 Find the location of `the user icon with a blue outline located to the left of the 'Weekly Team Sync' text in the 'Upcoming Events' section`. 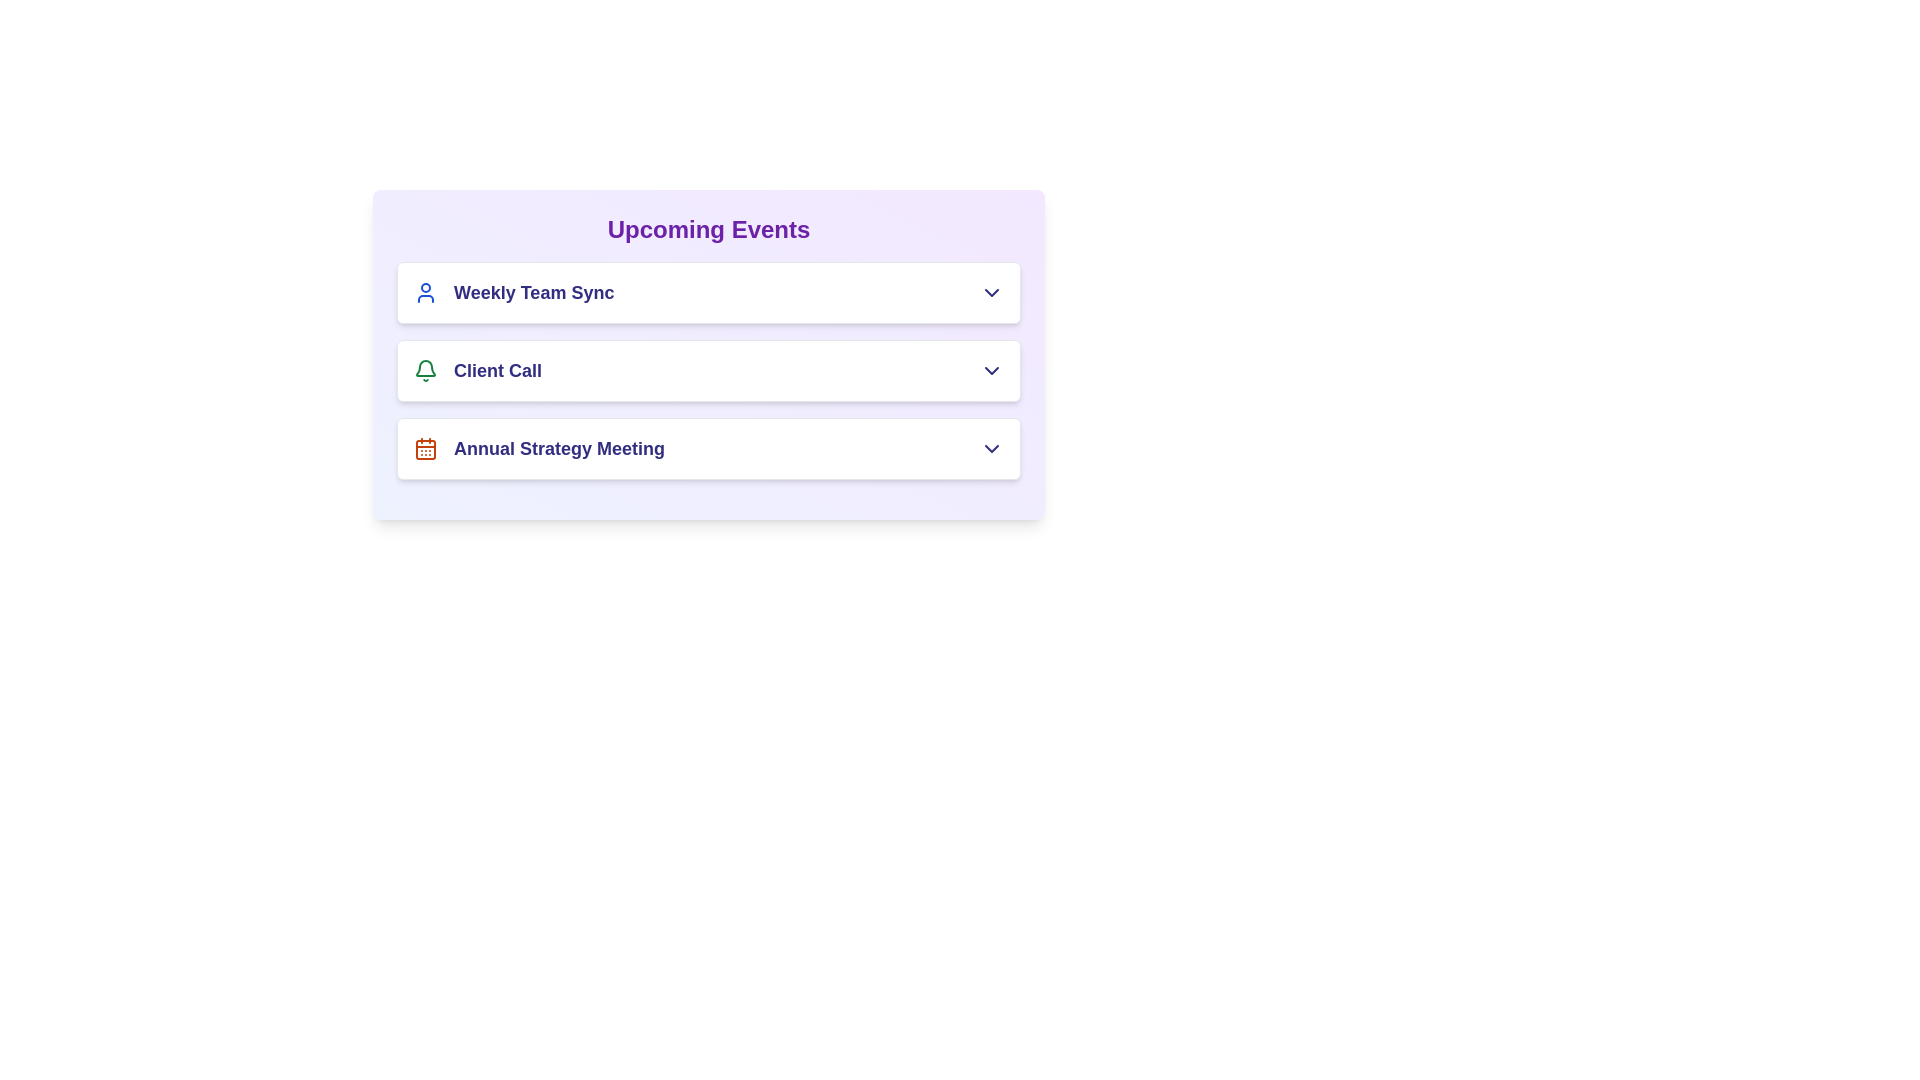

the user icon with a blue outline located to the left of the 'Weekly Team Sync' text in the 'Upcoming Events' section is located at coordinates (425, 293).